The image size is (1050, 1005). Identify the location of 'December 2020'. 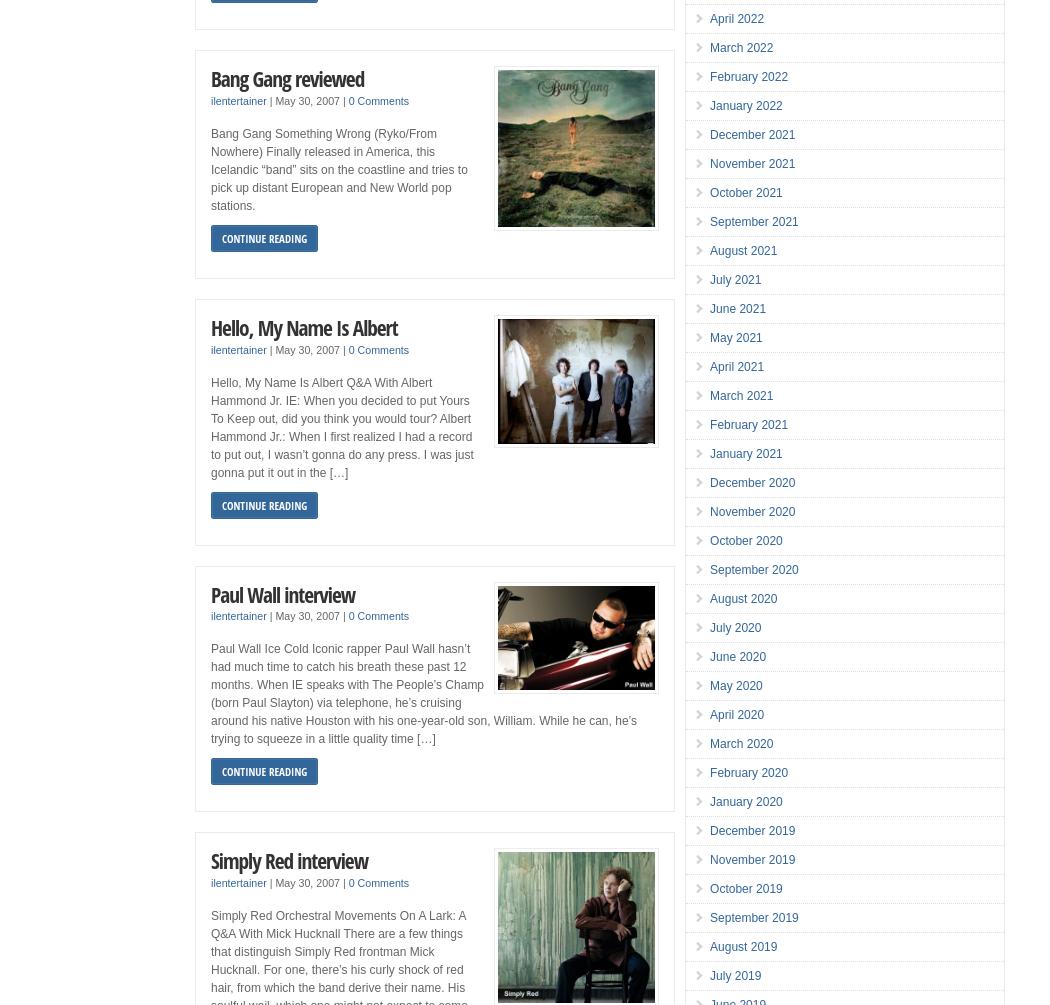
(752, 483).